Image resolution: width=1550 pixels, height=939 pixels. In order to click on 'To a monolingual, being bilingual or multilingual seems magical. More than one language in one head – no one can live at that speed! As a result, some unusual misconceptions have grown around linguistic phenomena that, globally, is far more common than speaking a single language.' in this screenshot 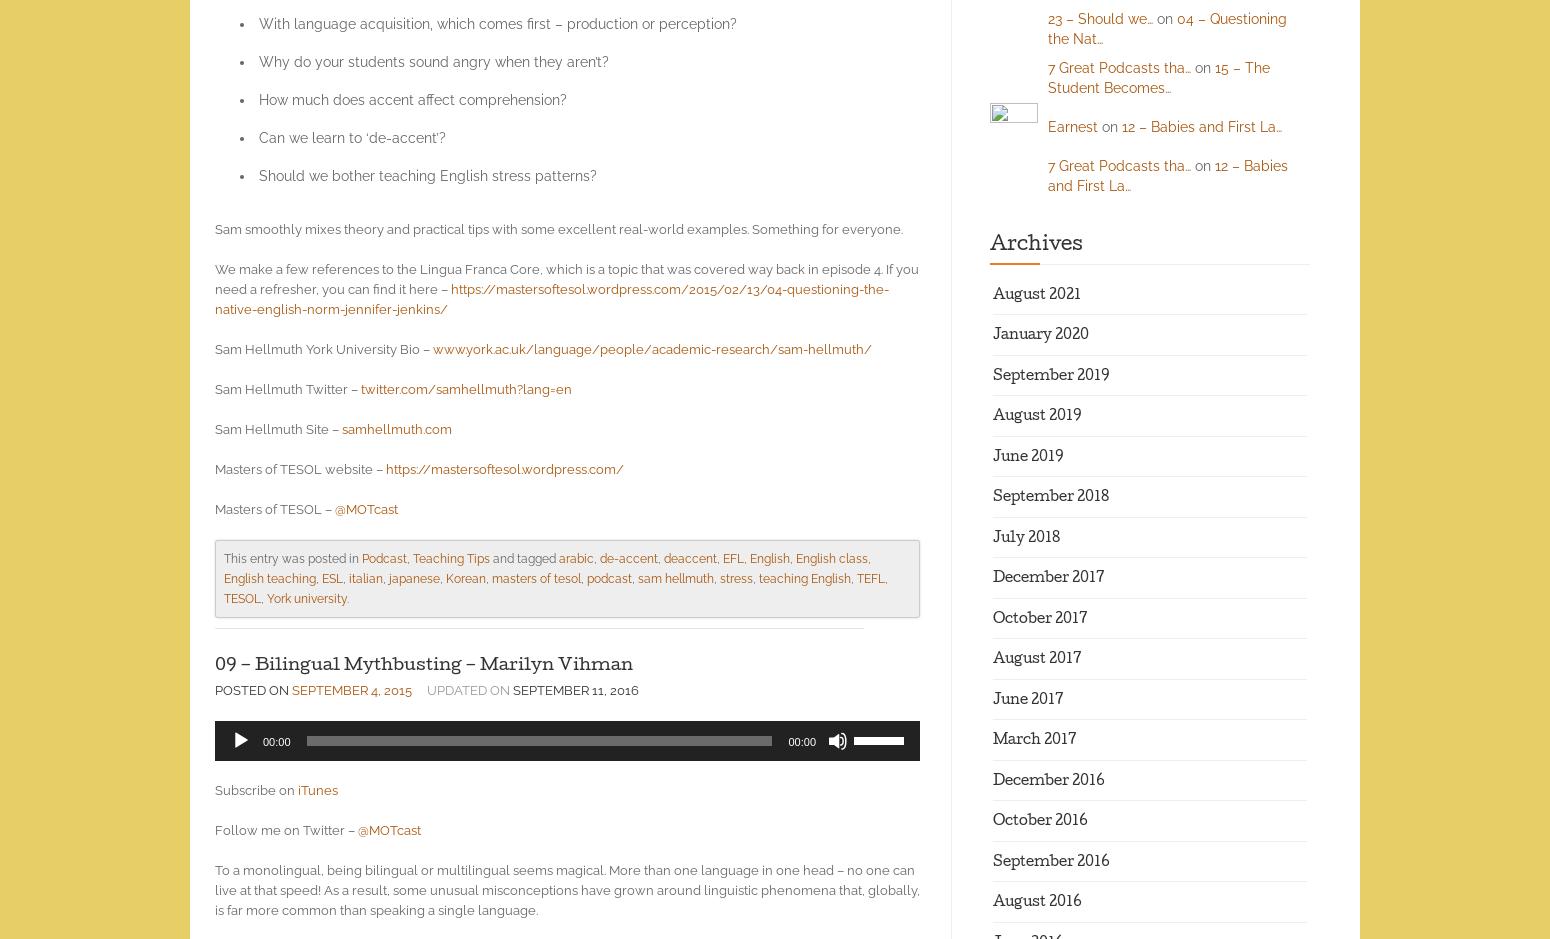, I will do `click(567, 890)`.